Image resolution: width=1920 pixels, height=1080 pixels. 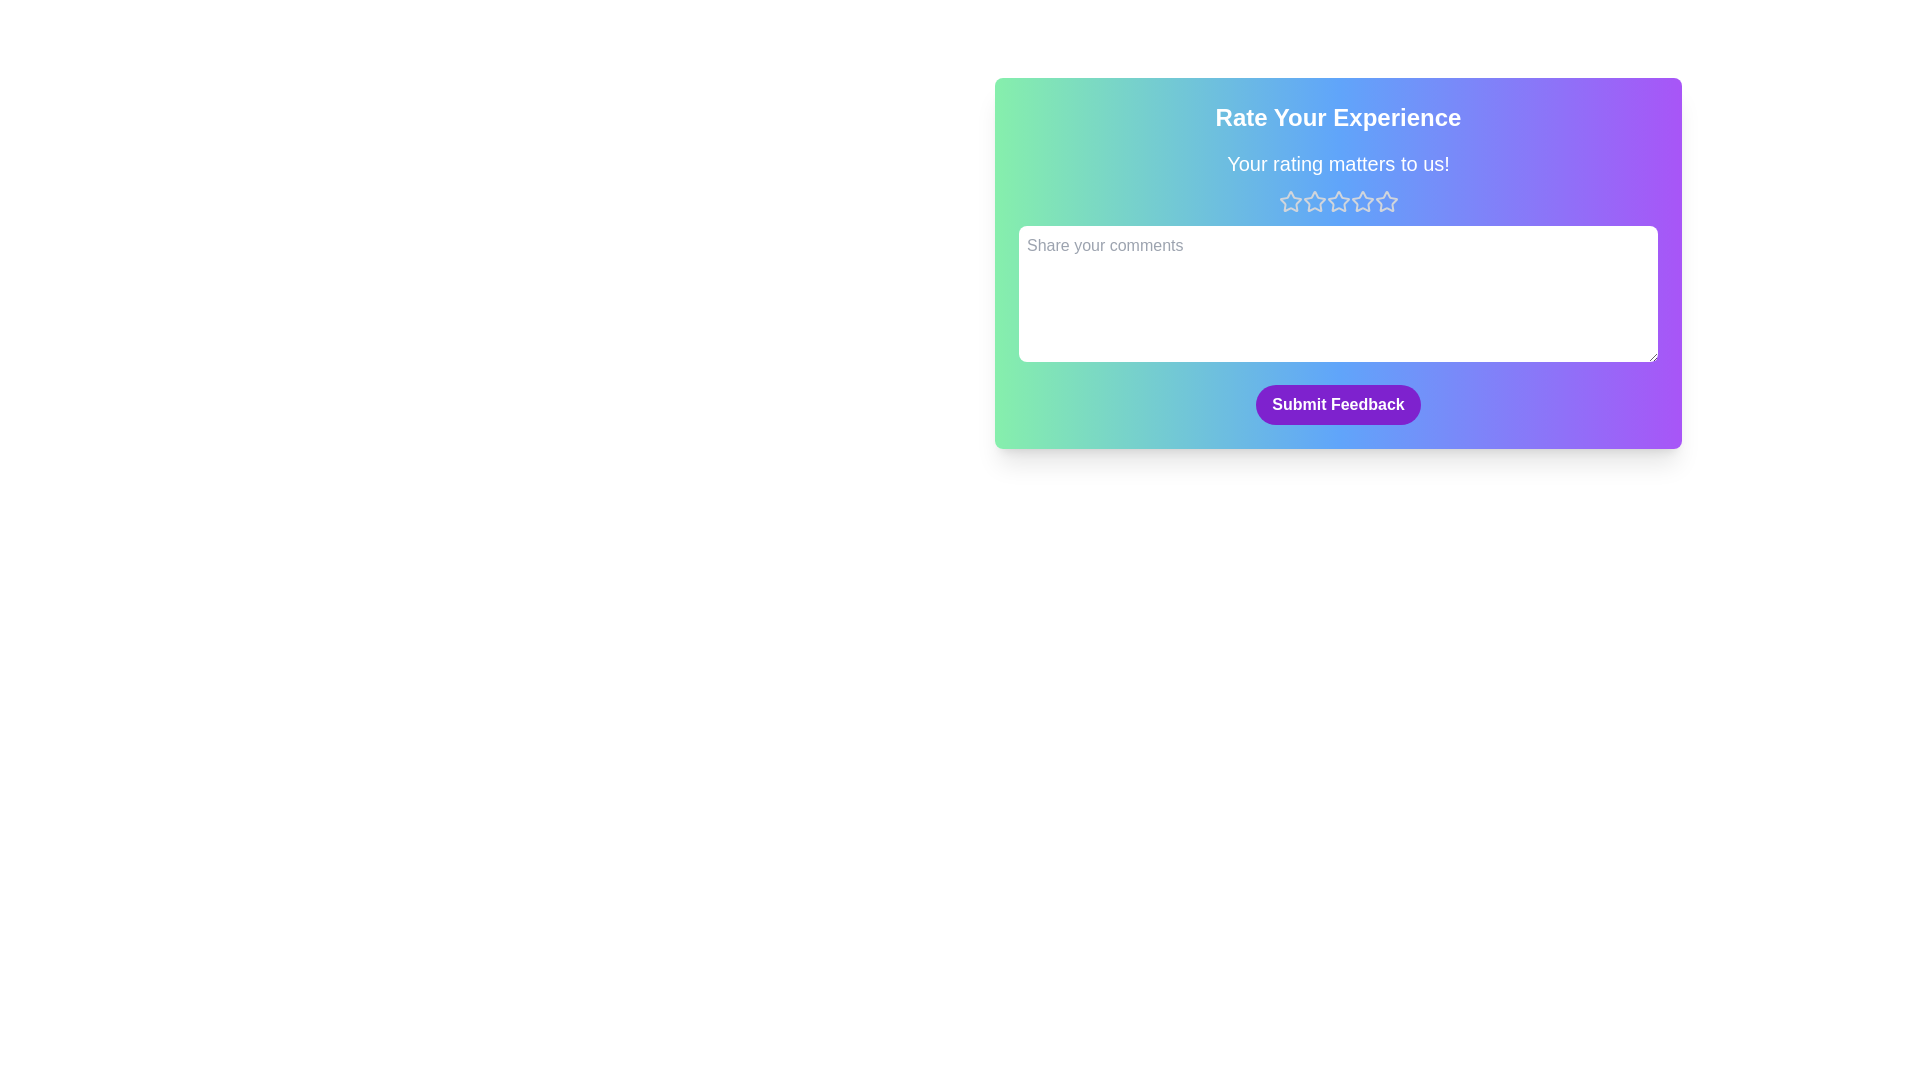 What do you see at coordinates (1338, 201) in the screenshot?
I see `the star corresponding to the desired rating value 3` at bounding box center [1338, 201].